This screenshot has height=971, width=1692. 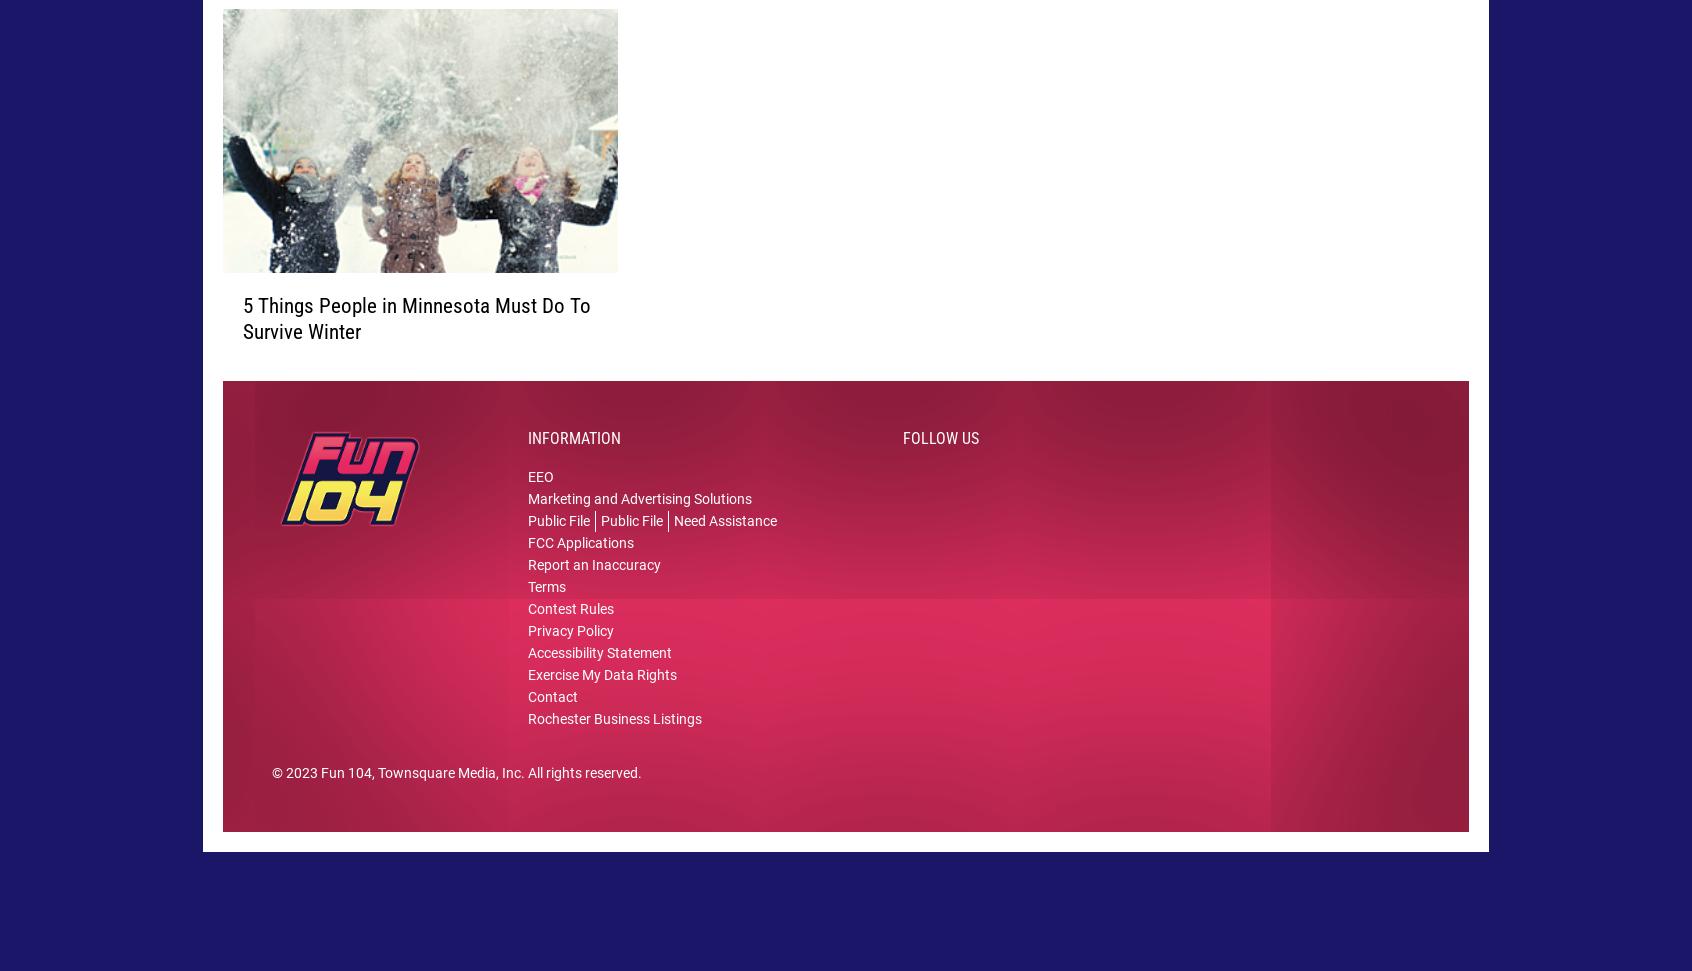 What do you see at coordinates (593, 594) in the screenshot?
I see `'Report an Inaccuracy'` at bounding box center [593, 594].